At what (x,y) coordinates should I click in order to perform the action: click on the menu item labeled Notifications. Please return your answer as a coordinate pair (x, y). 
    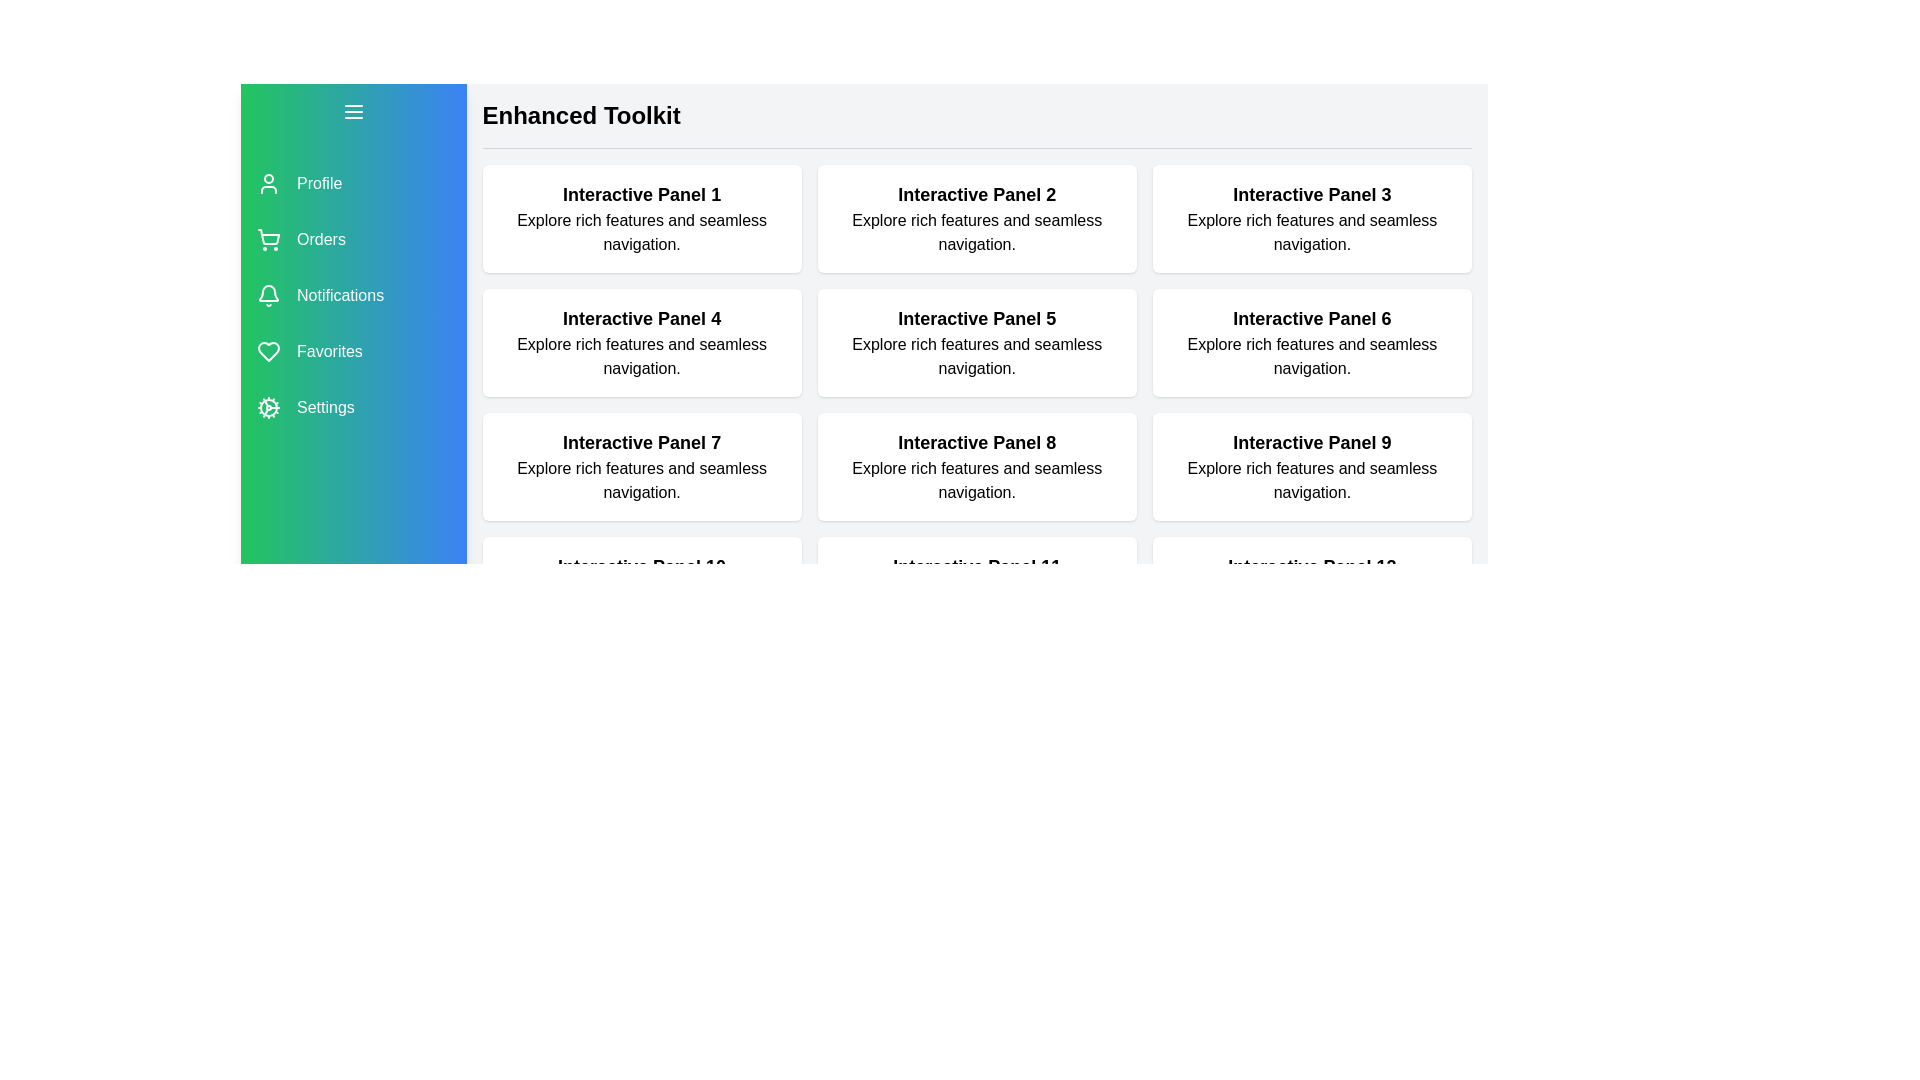
    Looking at the image, I should click on (353, 296).